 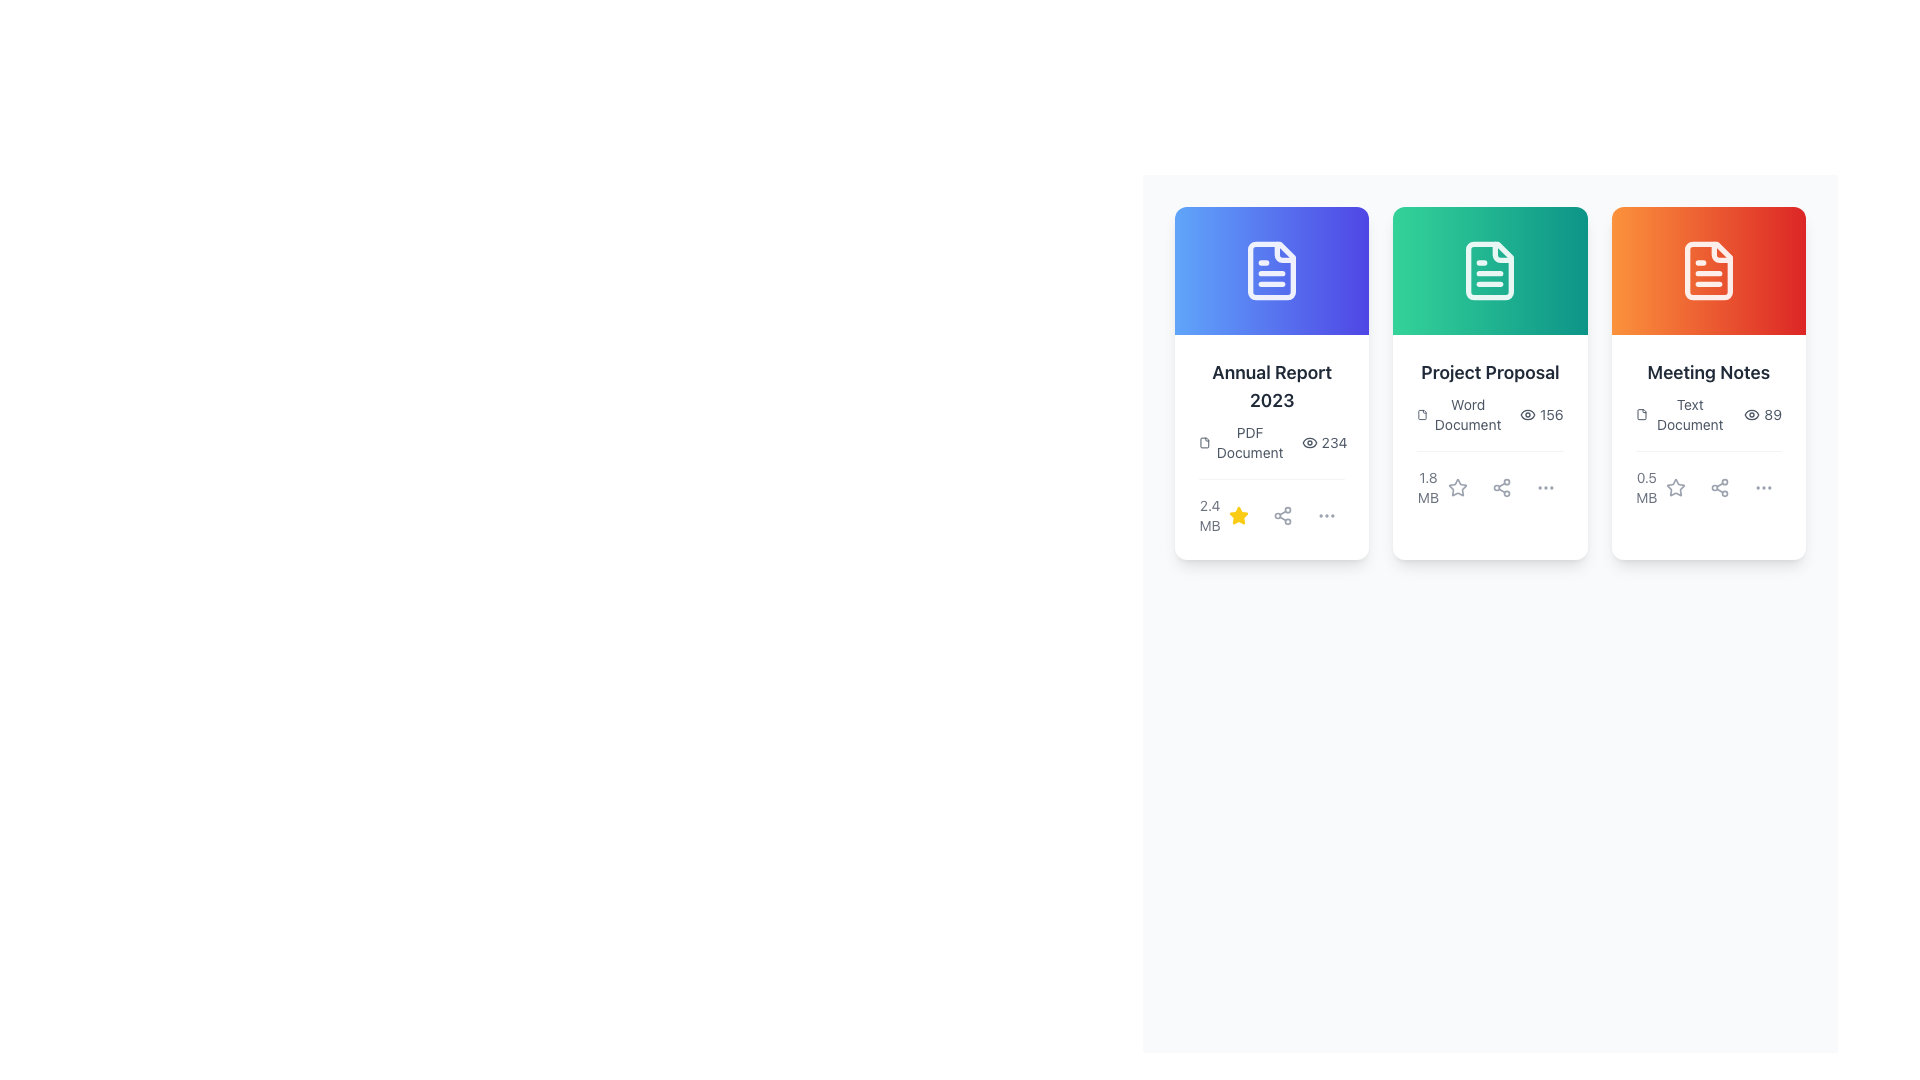 What do you see at coordinates (1238, 514) in the screenshot?
I see `the star icon located in the card titled 'Annual Report 2023' to mark the item as a favorite` at bounding box center [1238, 514].